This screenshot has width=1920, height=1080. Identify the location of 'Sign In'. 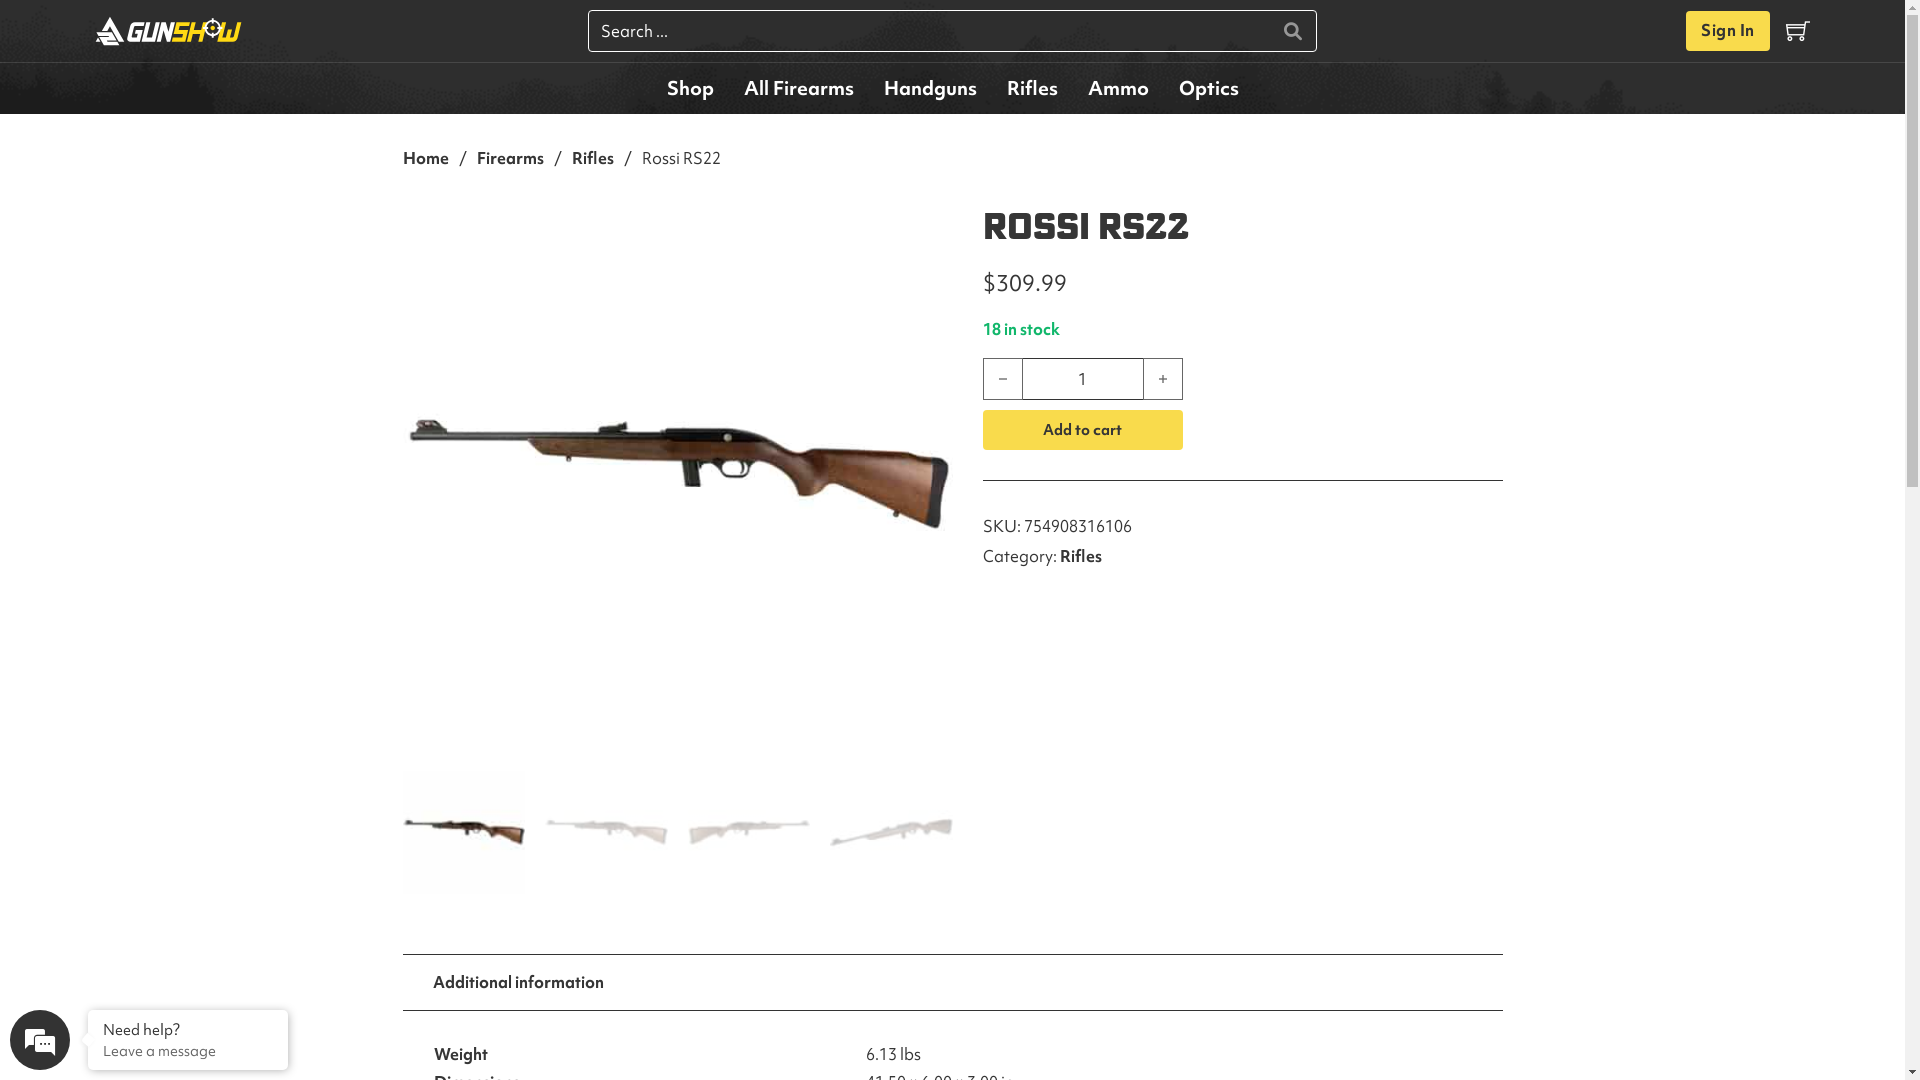
(1727, 31).